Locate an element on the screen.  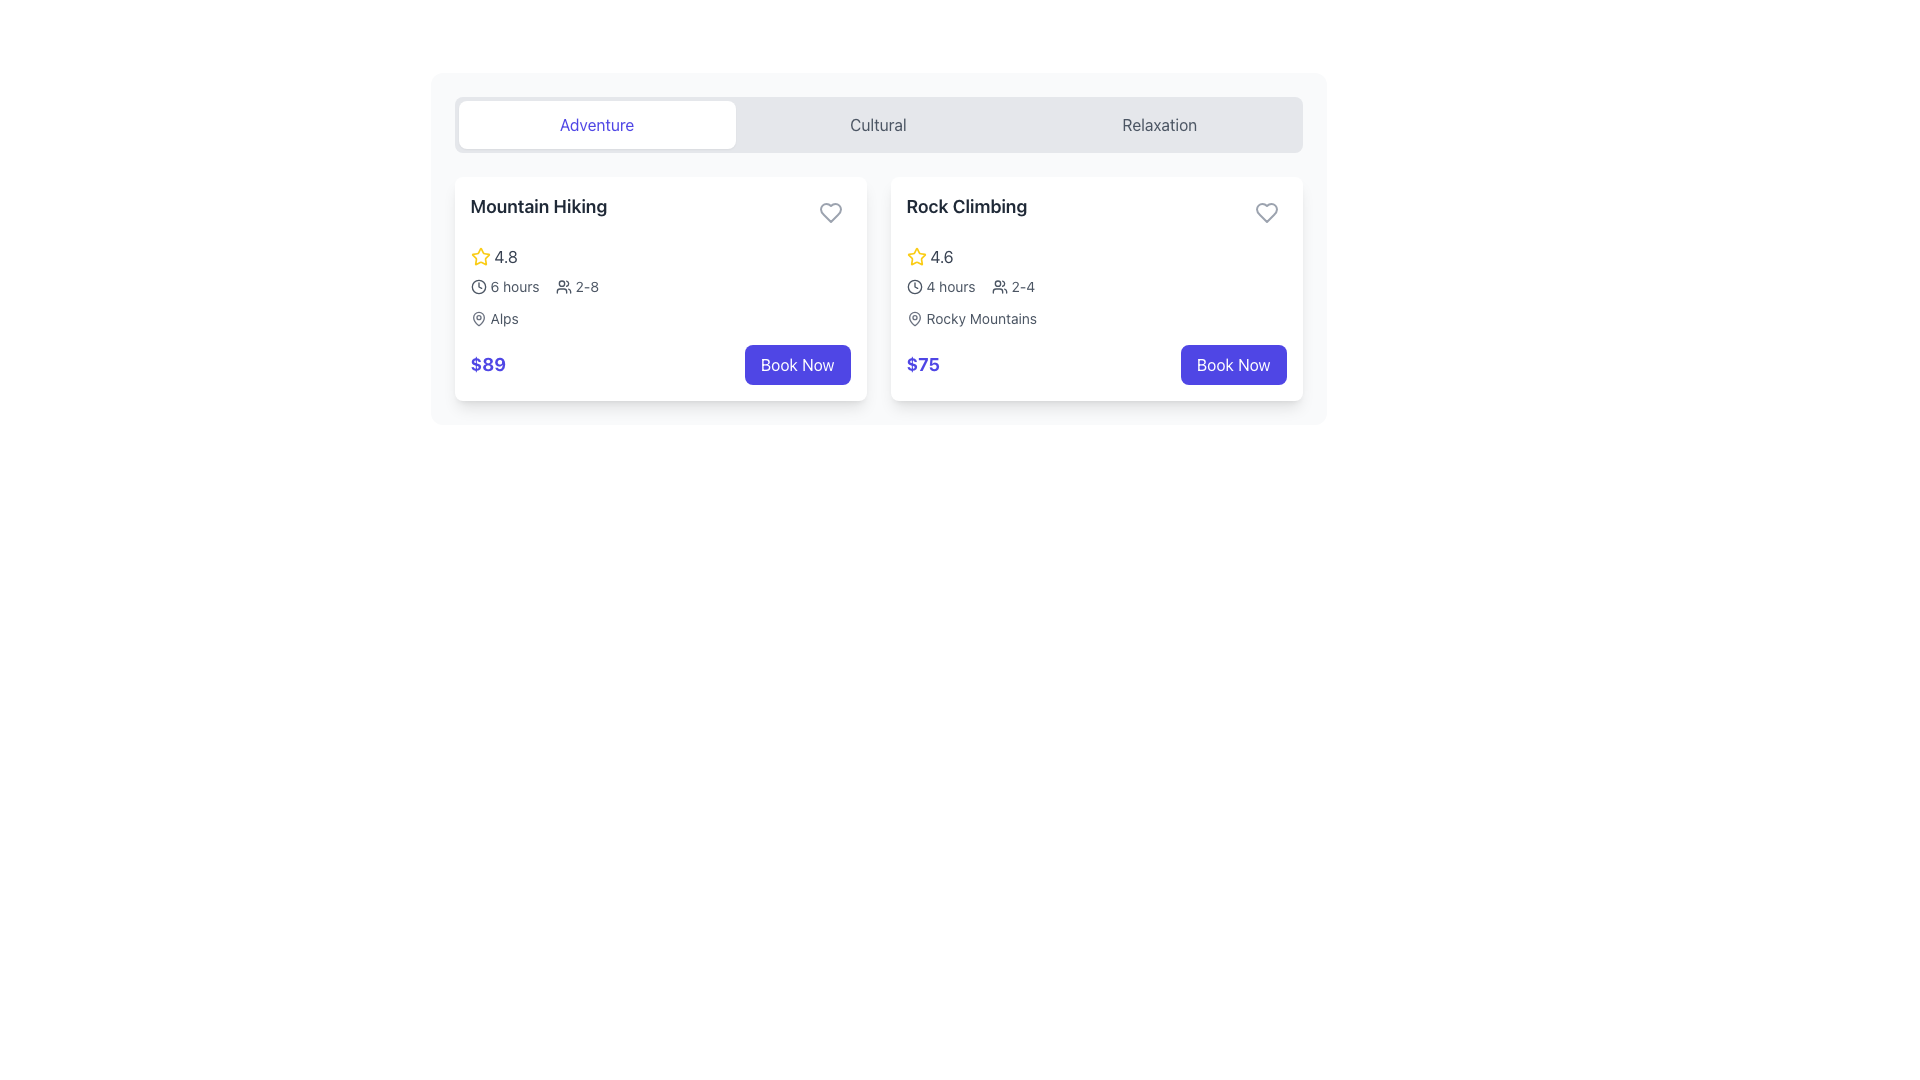
the circular heart icon button located in the upper-right corner of the Mountain Hiking card to interact with it is located at coordinates (830, 212).